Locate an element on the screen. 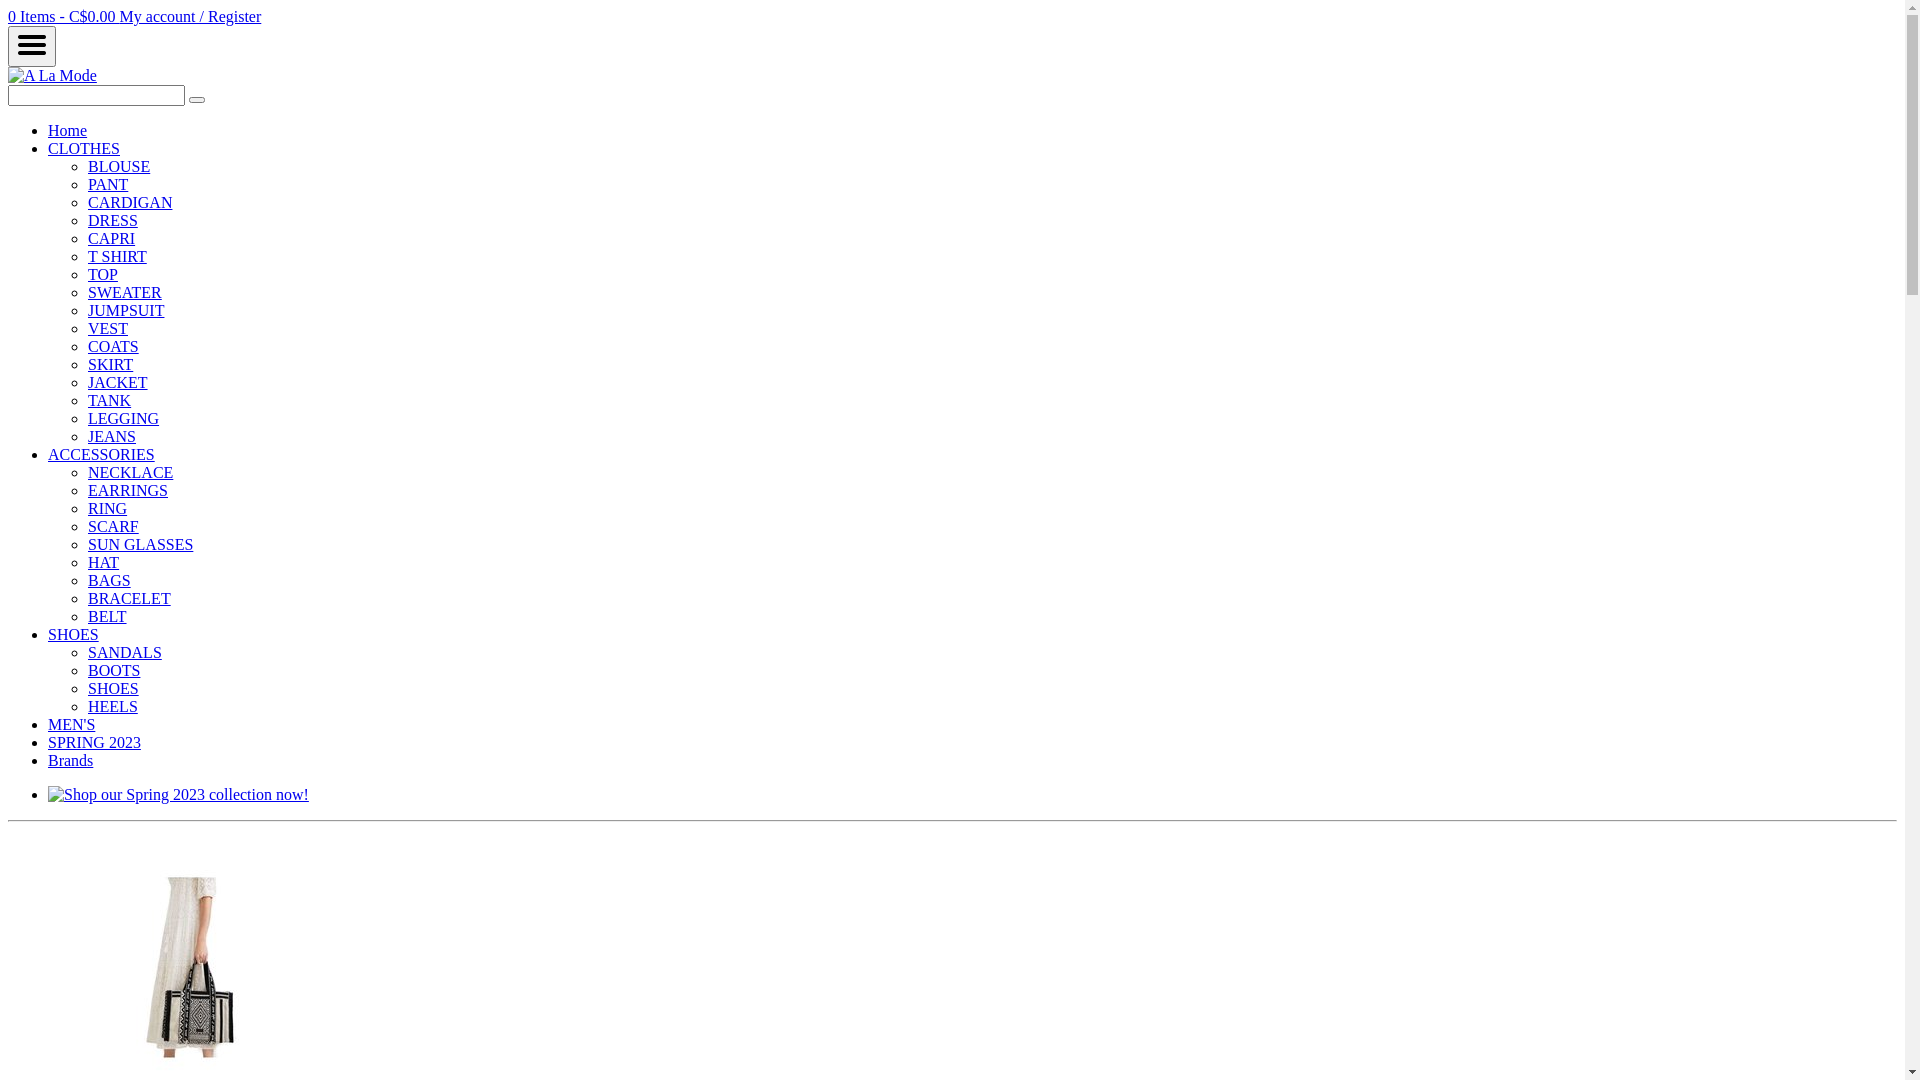 The image size is (1920, 1080). 'JACKET' is located at coordinates (117, 382).